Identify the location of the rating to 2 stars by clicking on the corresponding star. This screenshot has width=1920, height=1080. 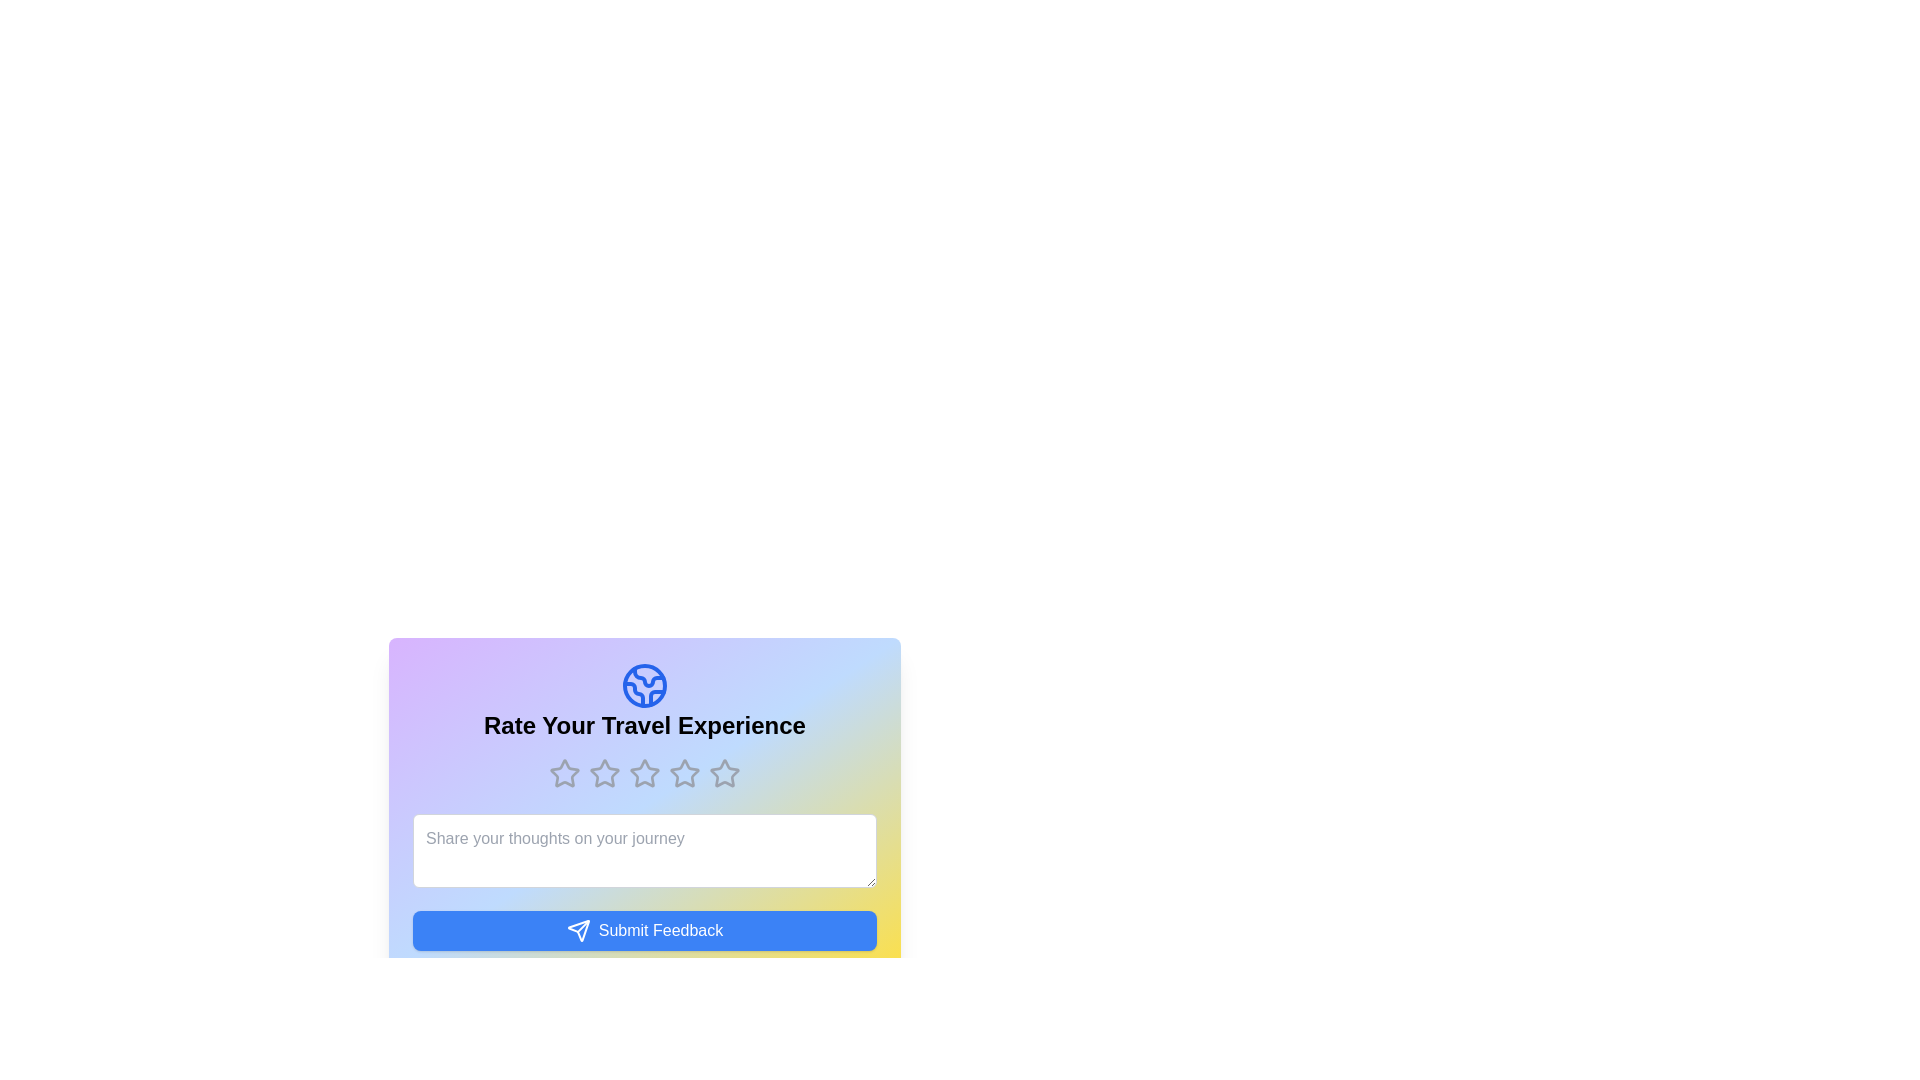
(603, 773).